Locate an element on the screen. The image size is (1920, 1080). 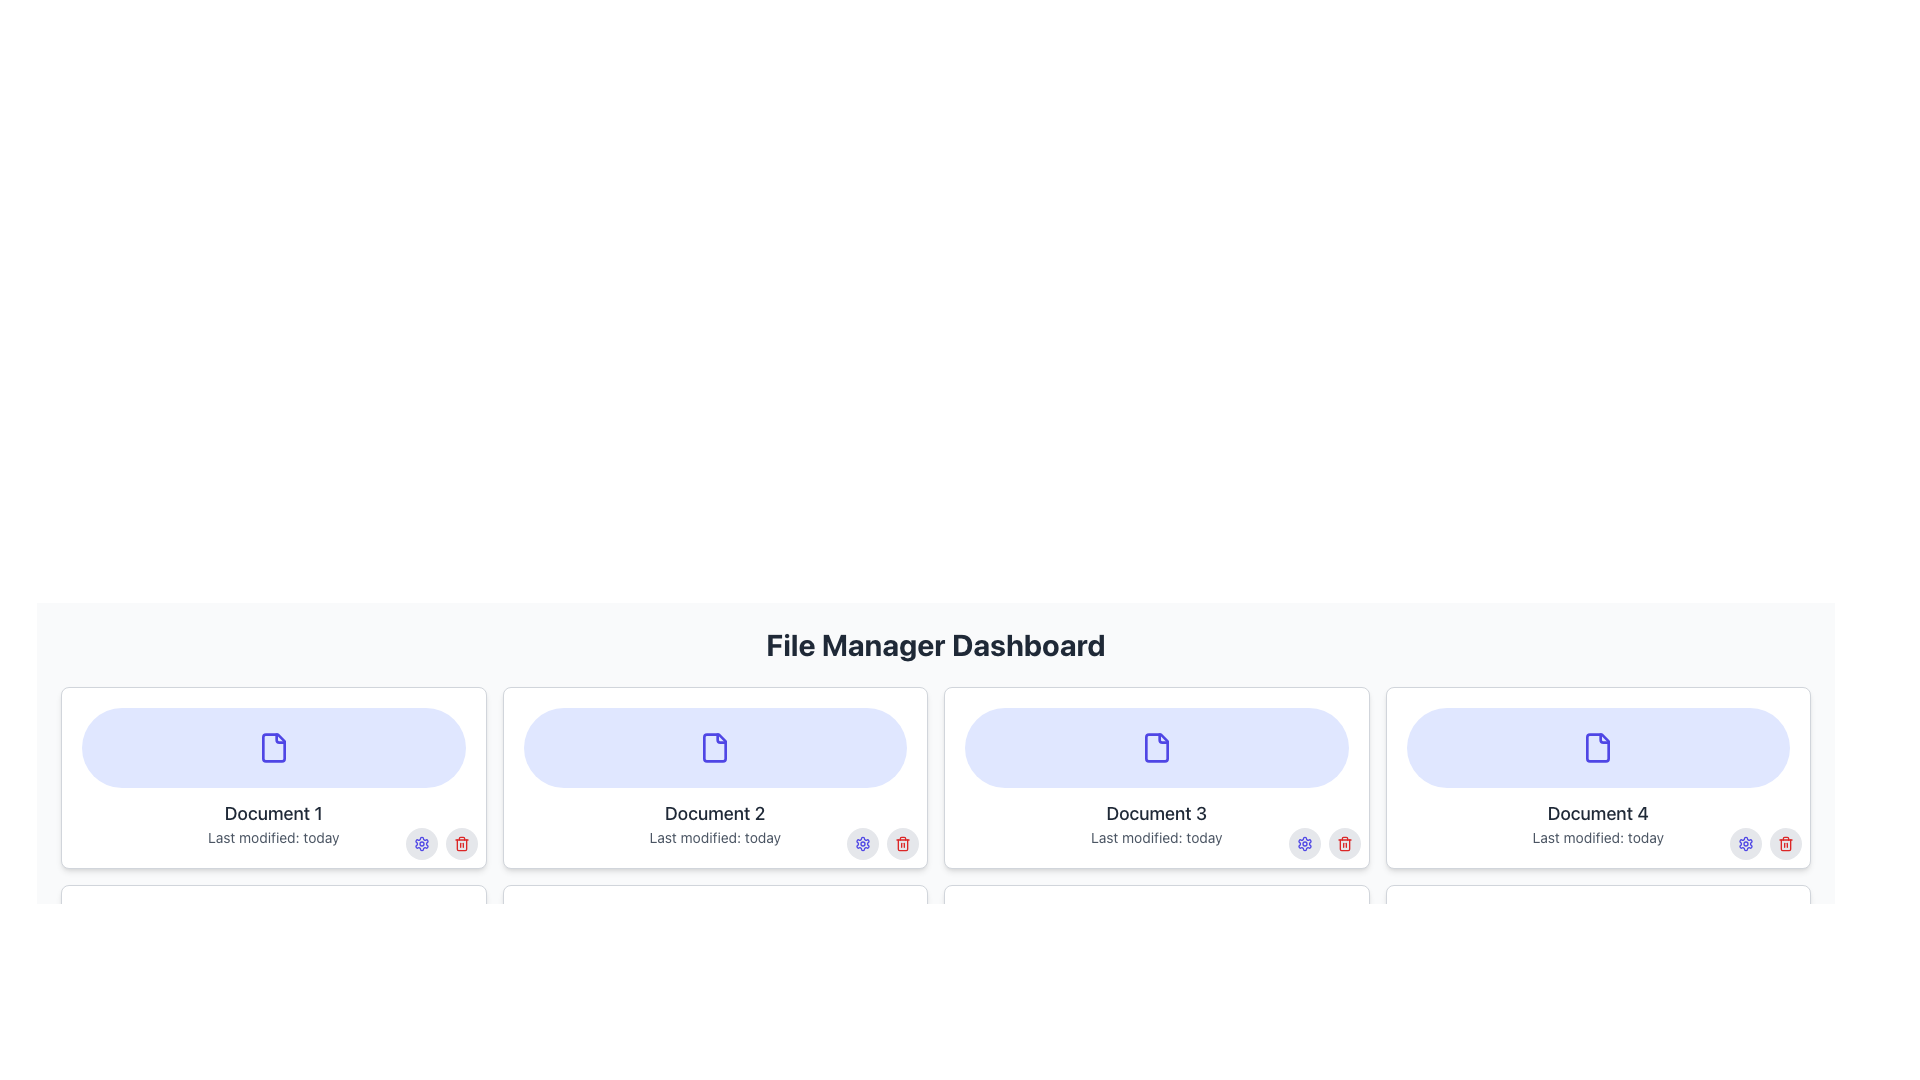
the gear-shaped settings icon located at the bottom-right of the 'Document 4' card is located at coordinates (1304, 844).